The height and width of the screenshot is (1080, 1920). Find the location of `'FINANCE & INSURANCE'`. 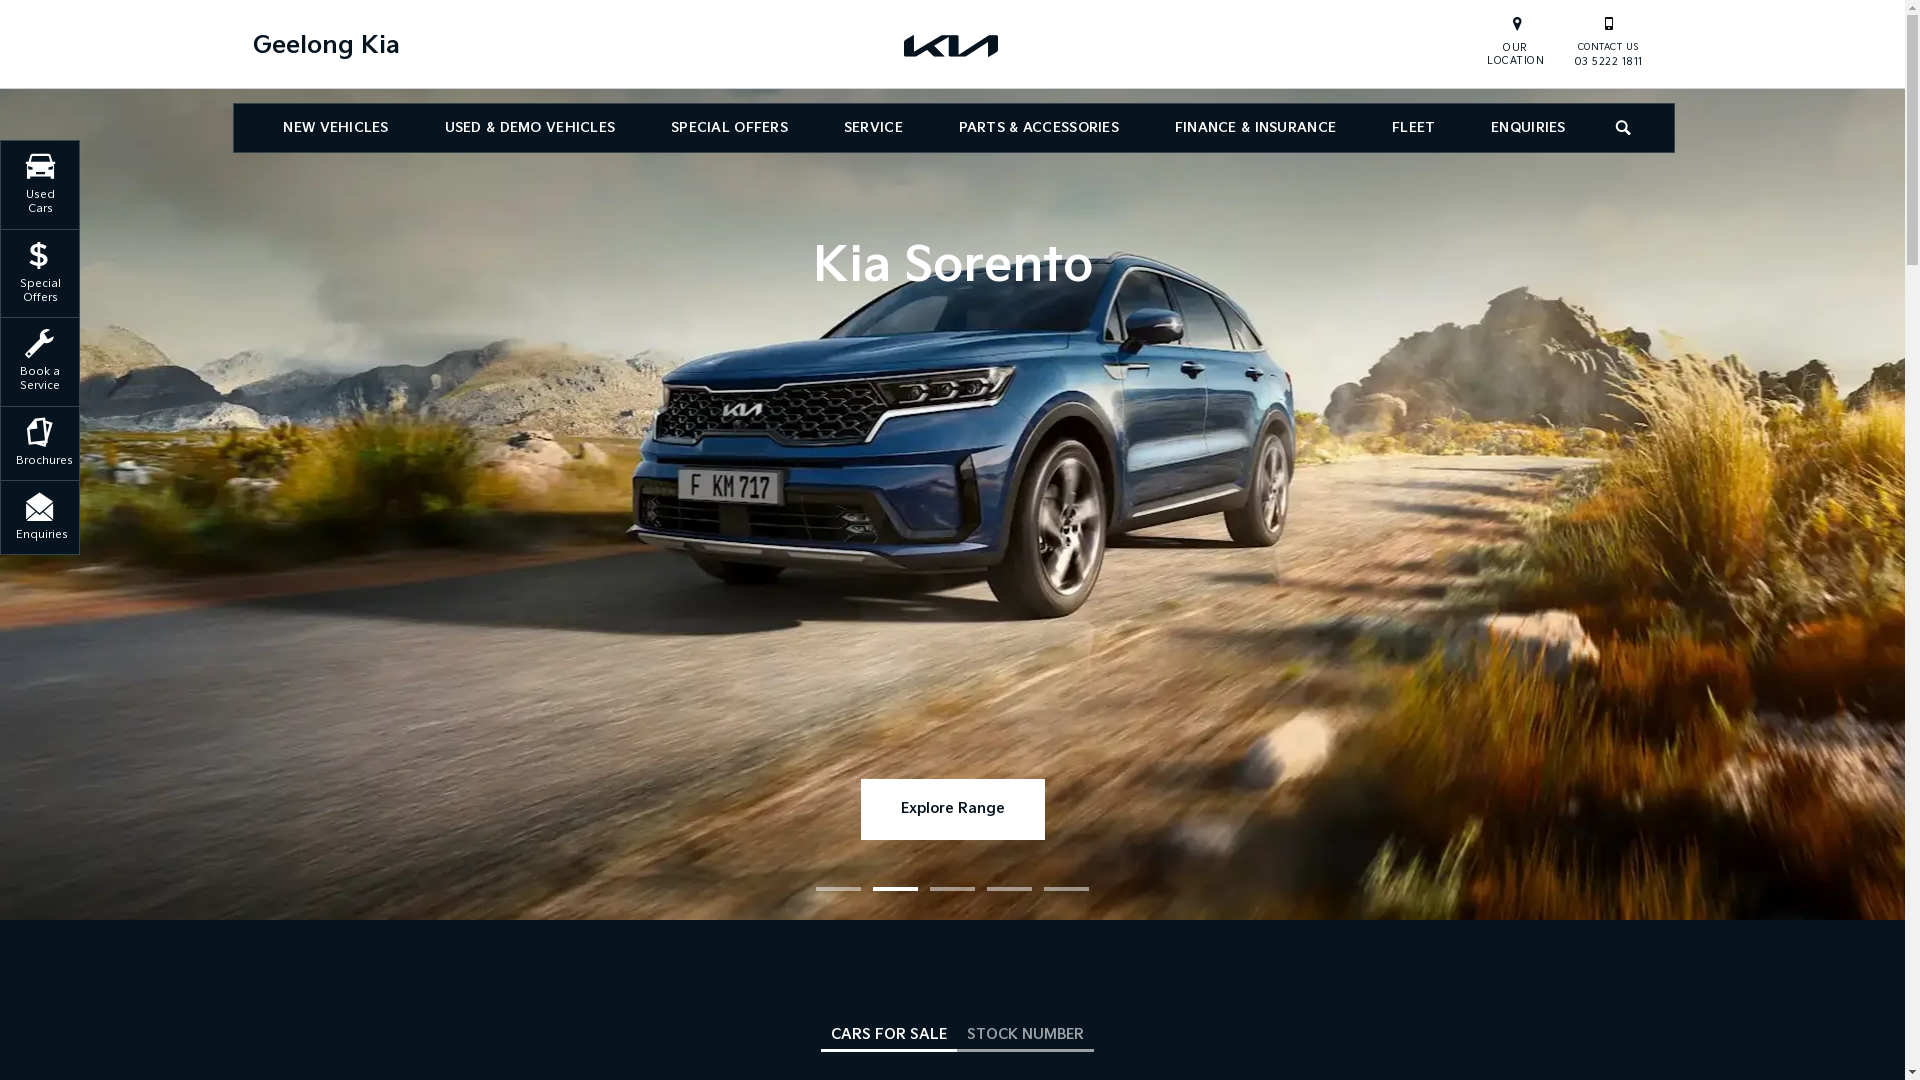

'FINANCE & INSURANCE' is located at coordinates (1254, 127).